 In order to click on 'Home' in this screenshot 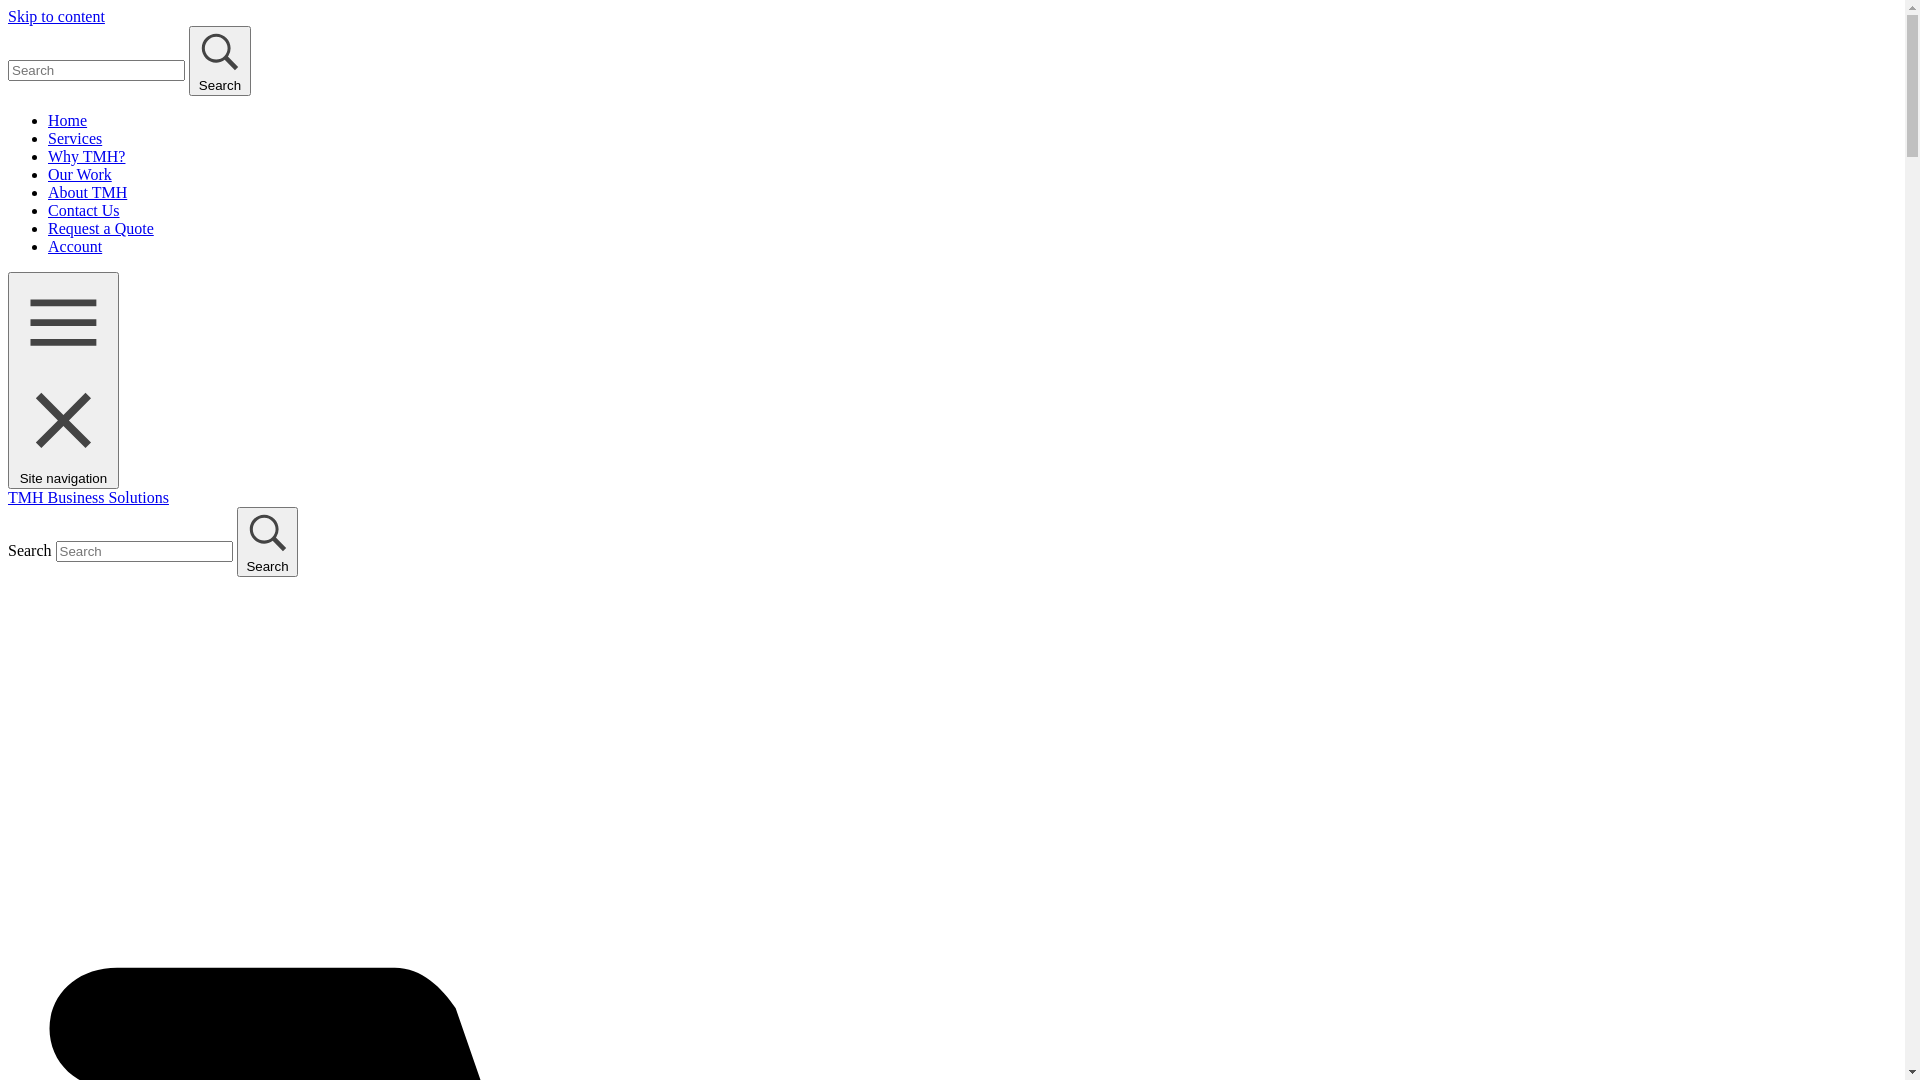, I will do `click(48, 120)`.